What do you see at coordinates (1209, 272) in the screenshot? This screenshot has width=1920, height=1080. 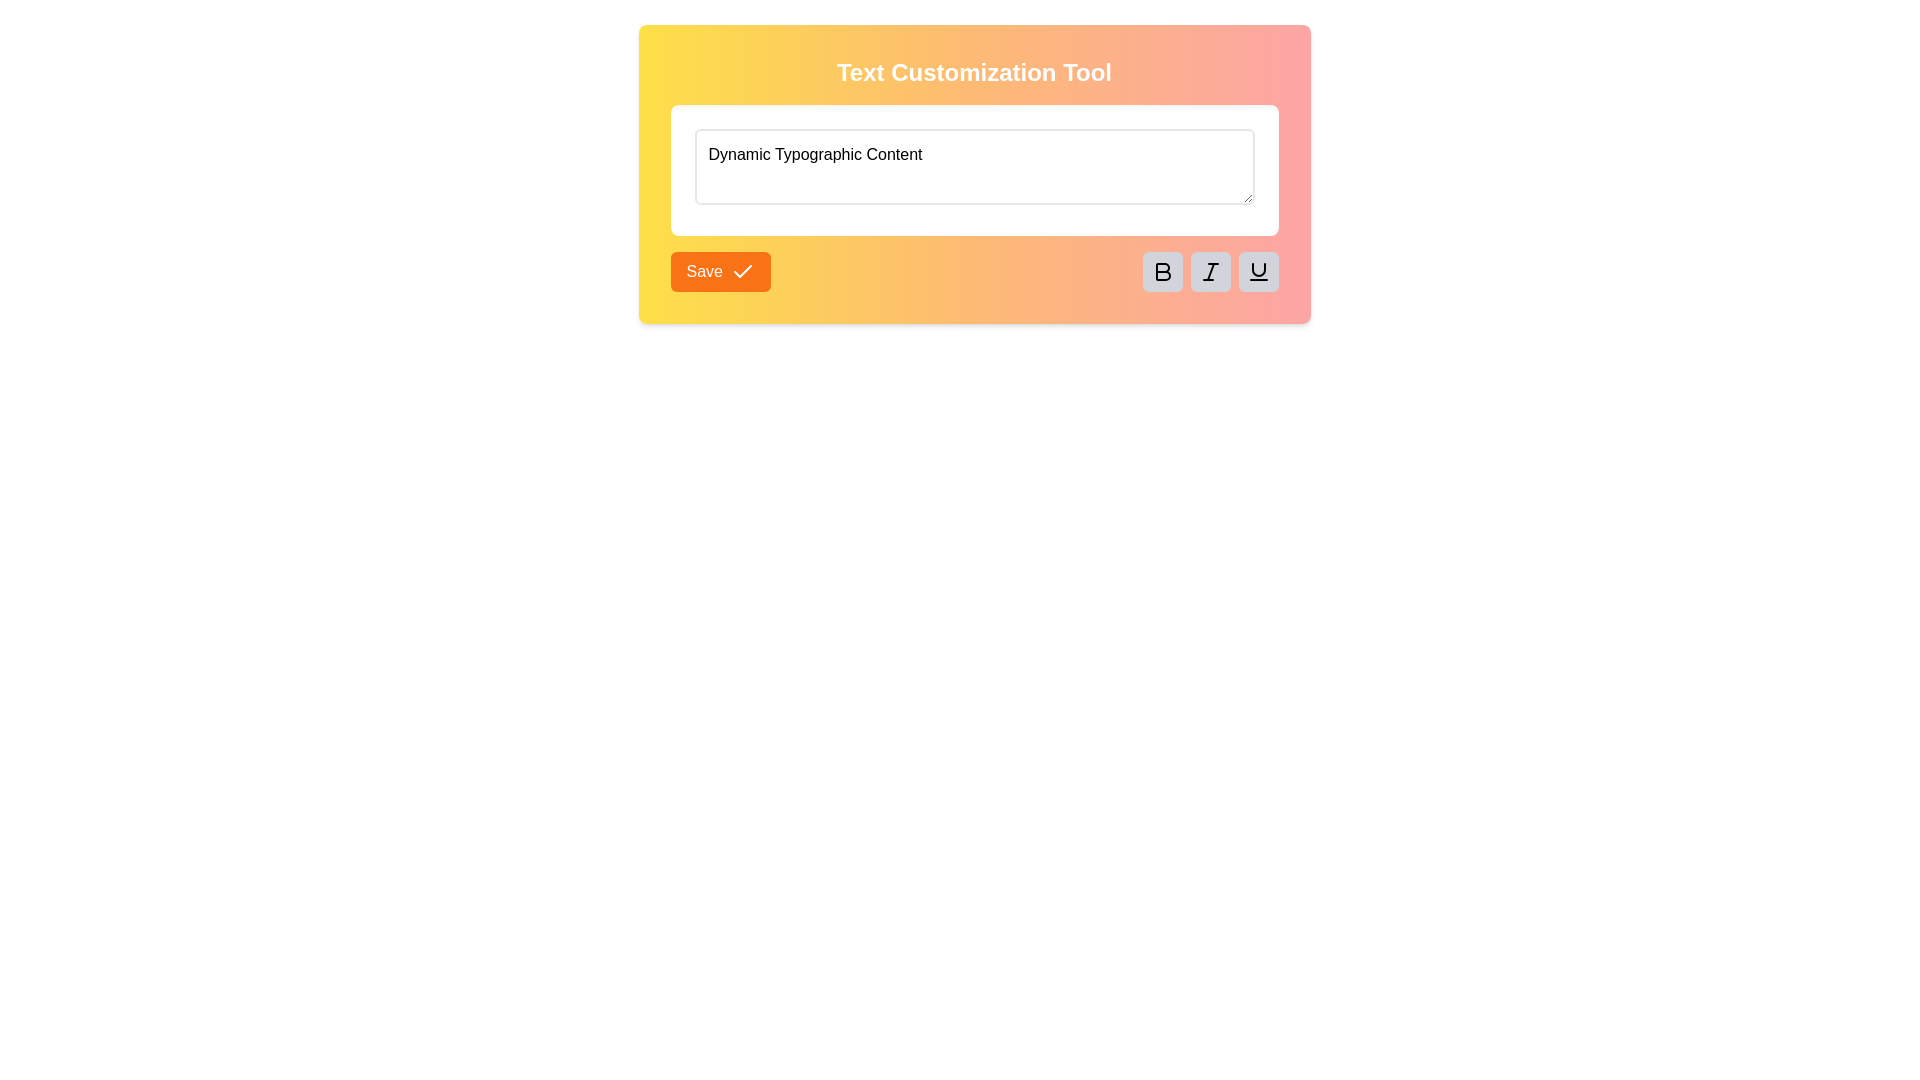 I see `the italic formatting icon located centrally in the formatting options toolbar to apply italic styling to the selected text` at bounding box center [1209, 272].